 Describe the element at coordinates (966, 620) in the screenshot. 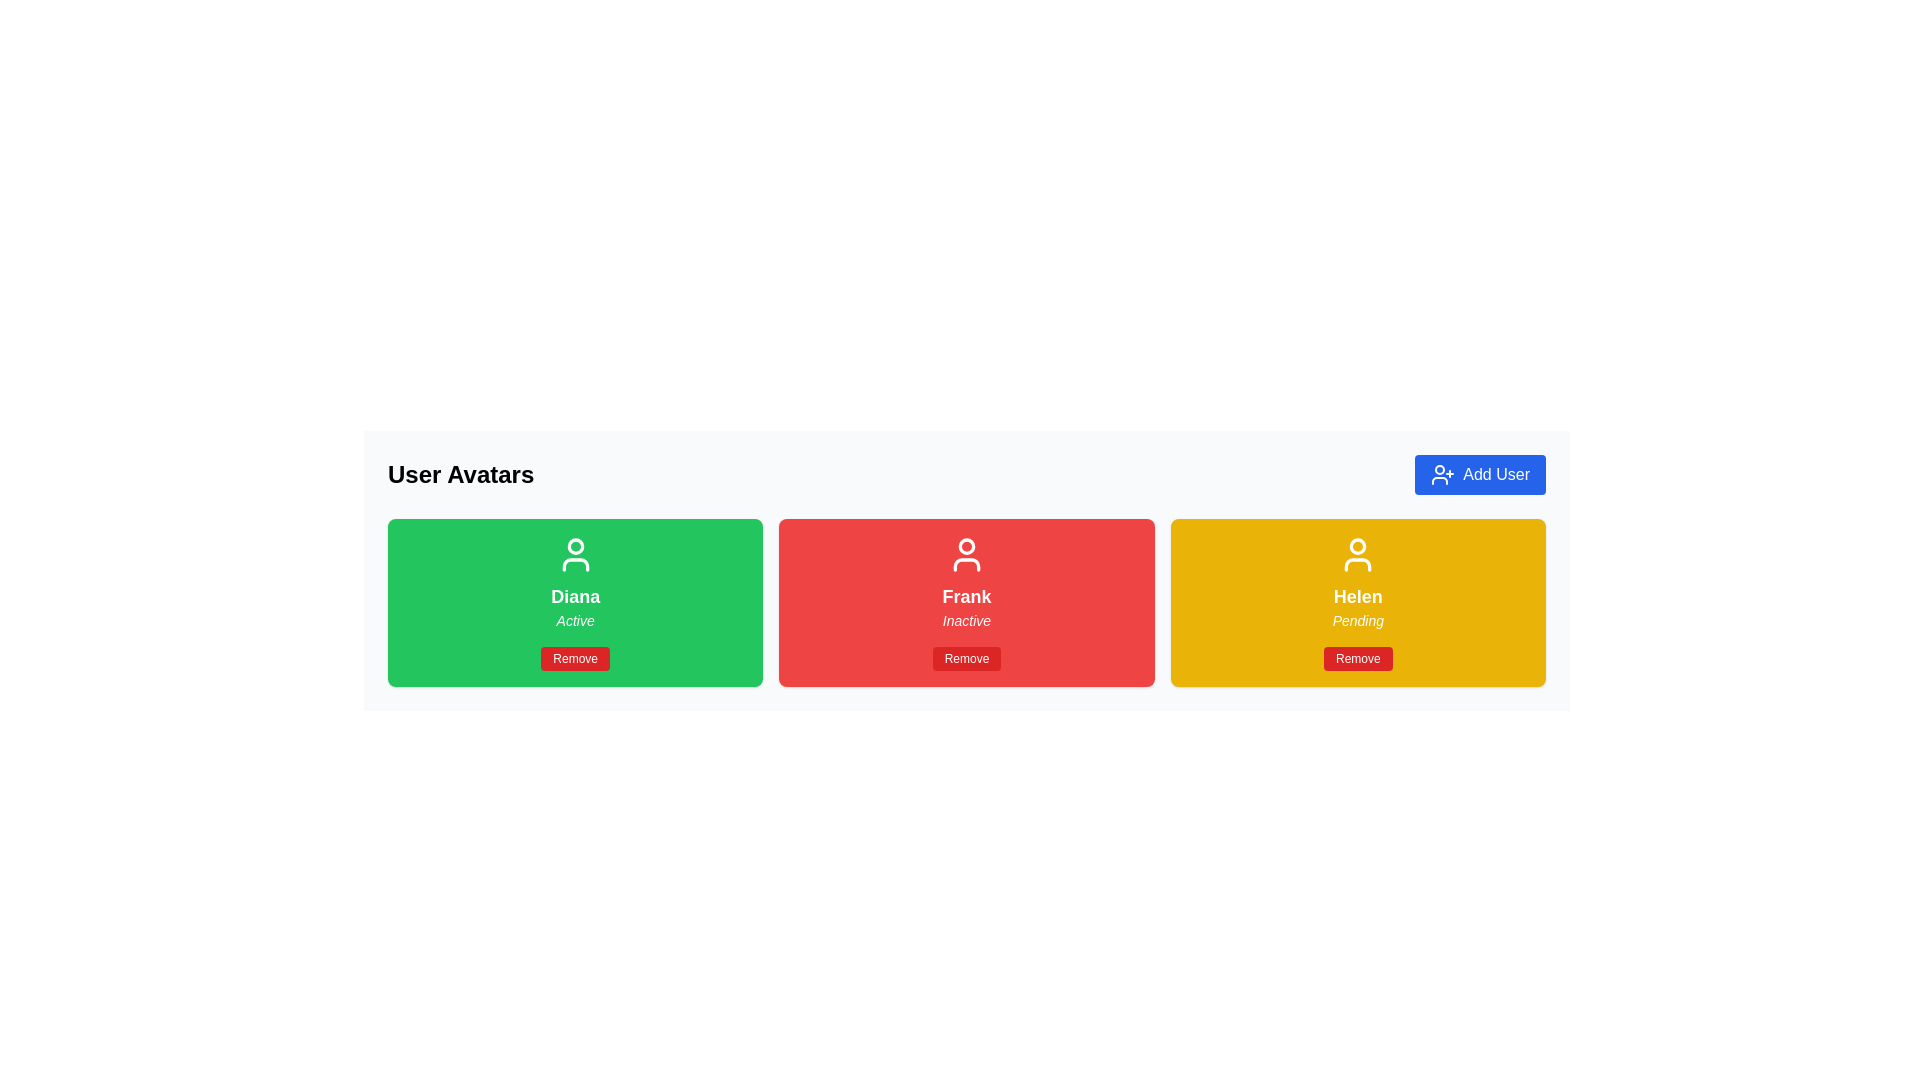

I see `the text label displaying 'Inactive' in italic style, which is located below the bold text 'Frank' within a red card-like structure` at that location.